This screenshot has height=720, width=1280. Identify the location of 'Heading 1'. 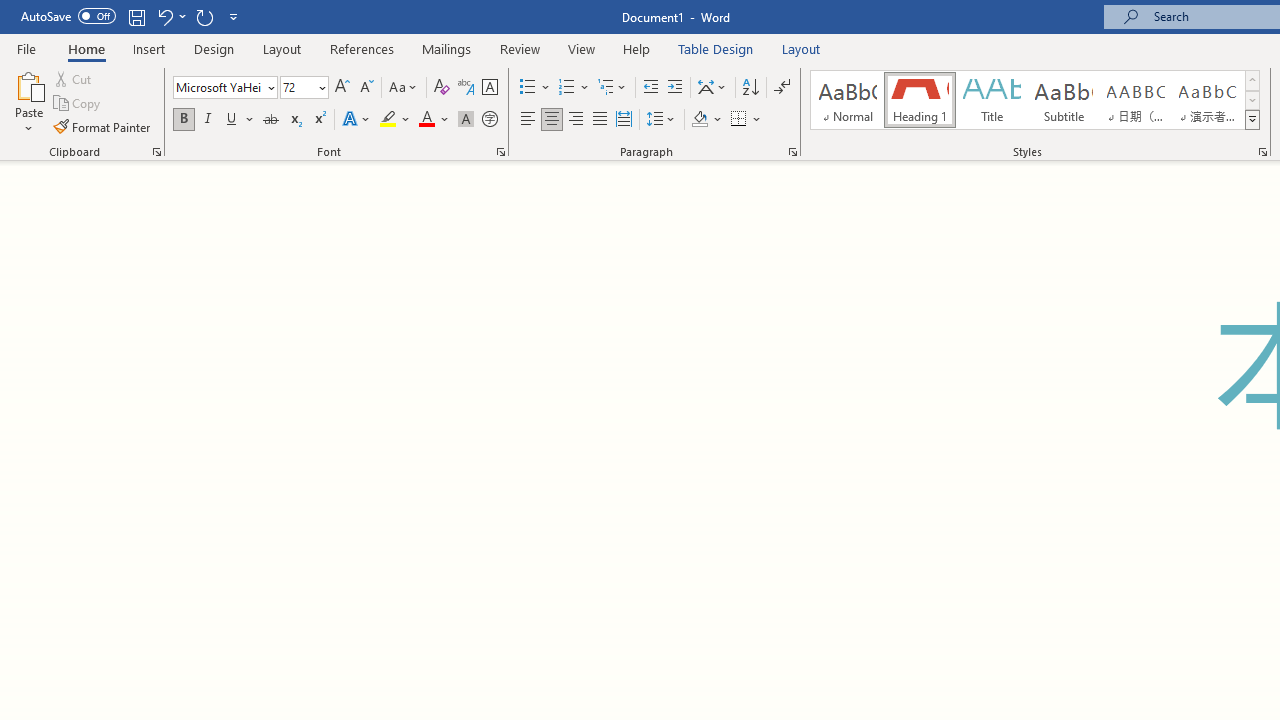
(919, 100).